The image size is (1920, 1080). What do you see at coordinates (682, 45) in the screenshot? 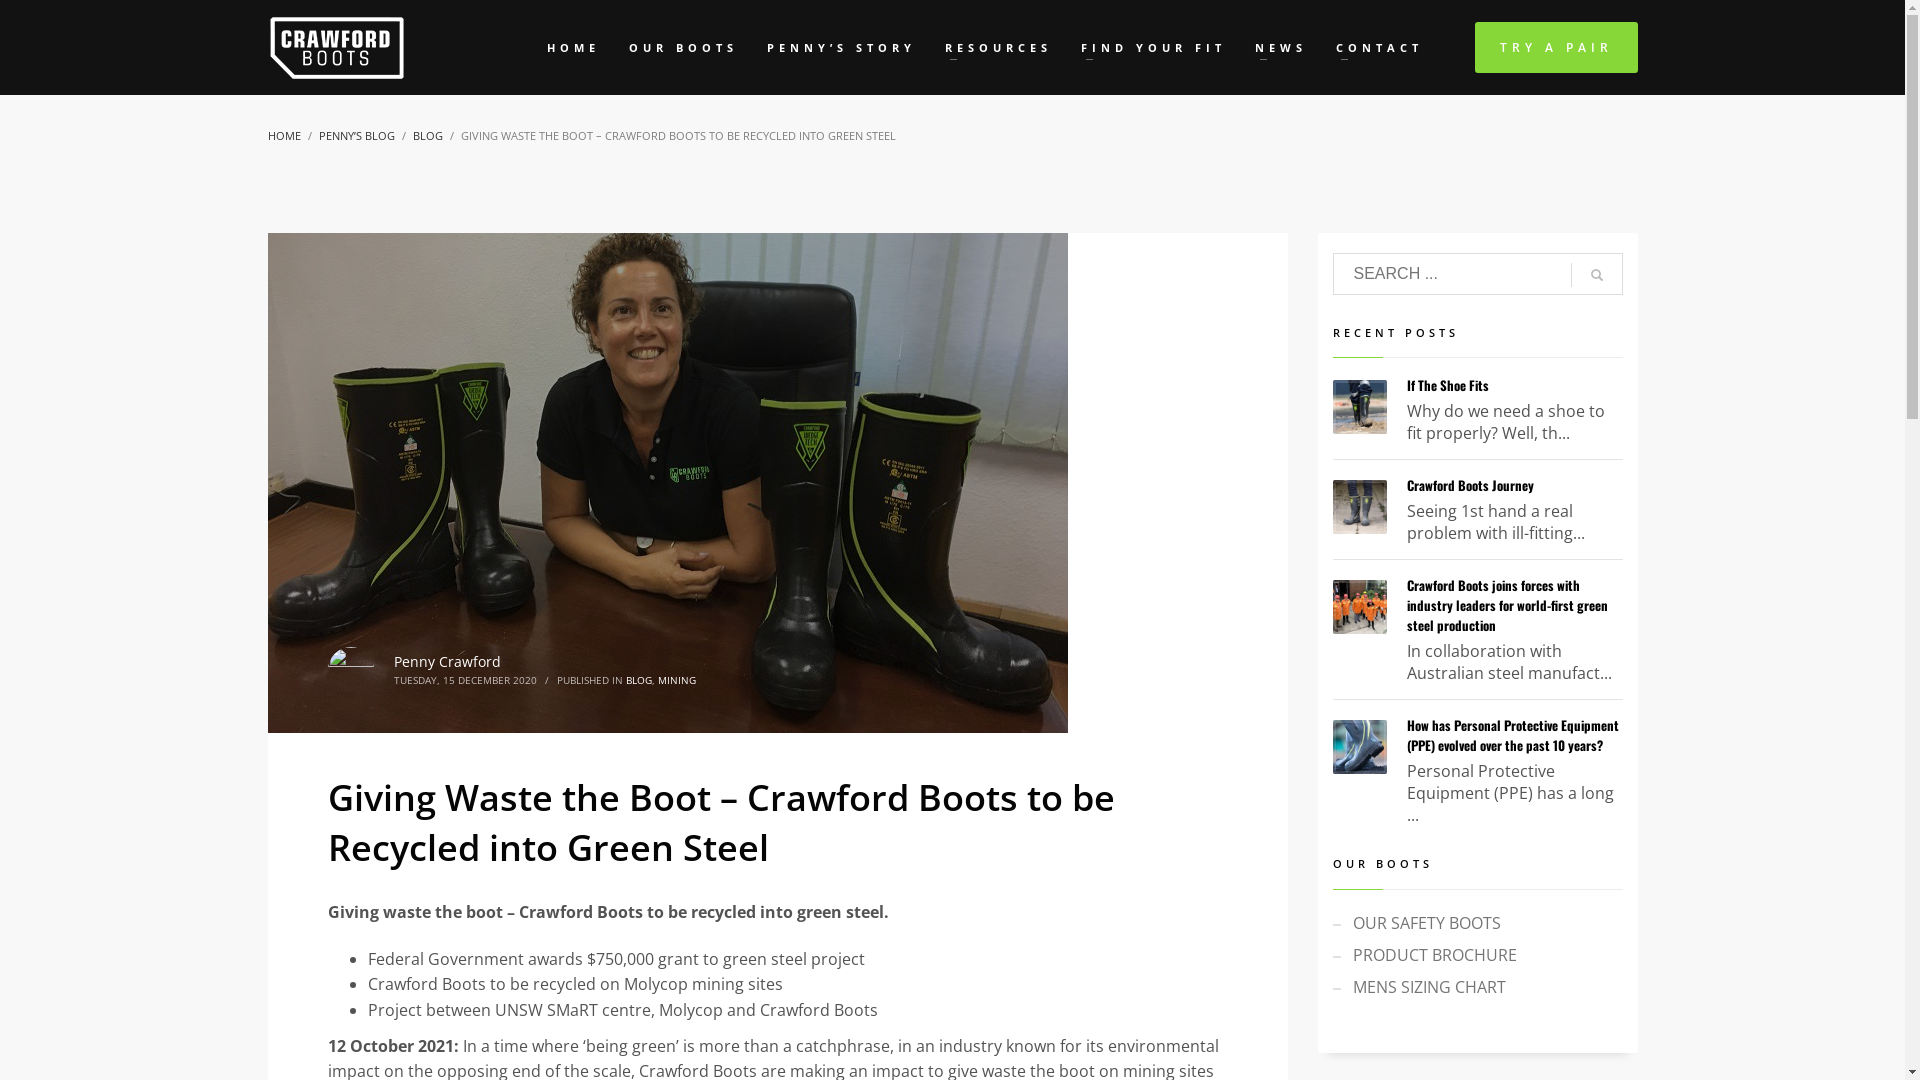
I see `'OUR BOOTS'` at bounding box center [682, 45].